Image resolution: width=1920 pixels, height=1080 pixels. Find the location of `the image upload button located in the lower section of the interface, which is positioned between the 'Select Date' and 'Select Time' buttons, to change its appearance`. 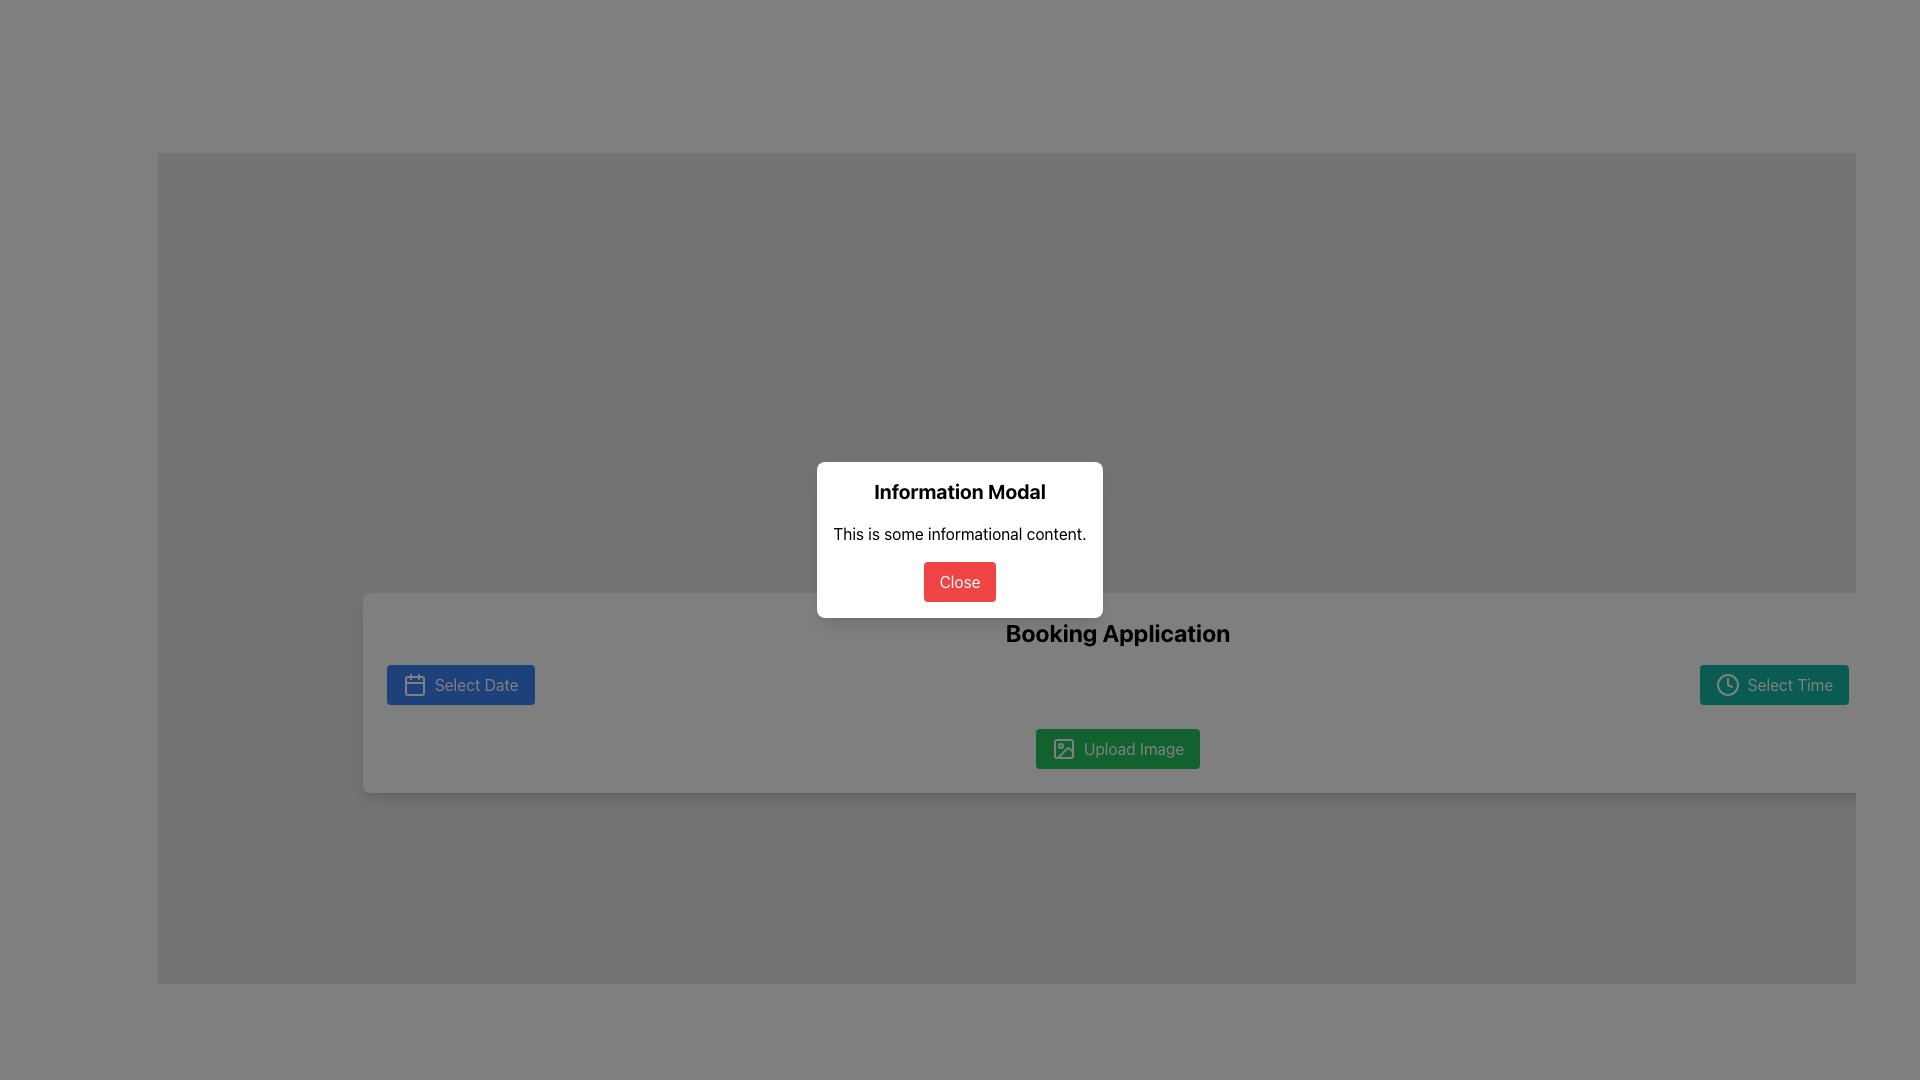

the image upload button located in the lower section of the interface, which is positioned between the 'Select Date' and 'Select Time' buttons, to change its appearance is located at coordinates (1117, 748).